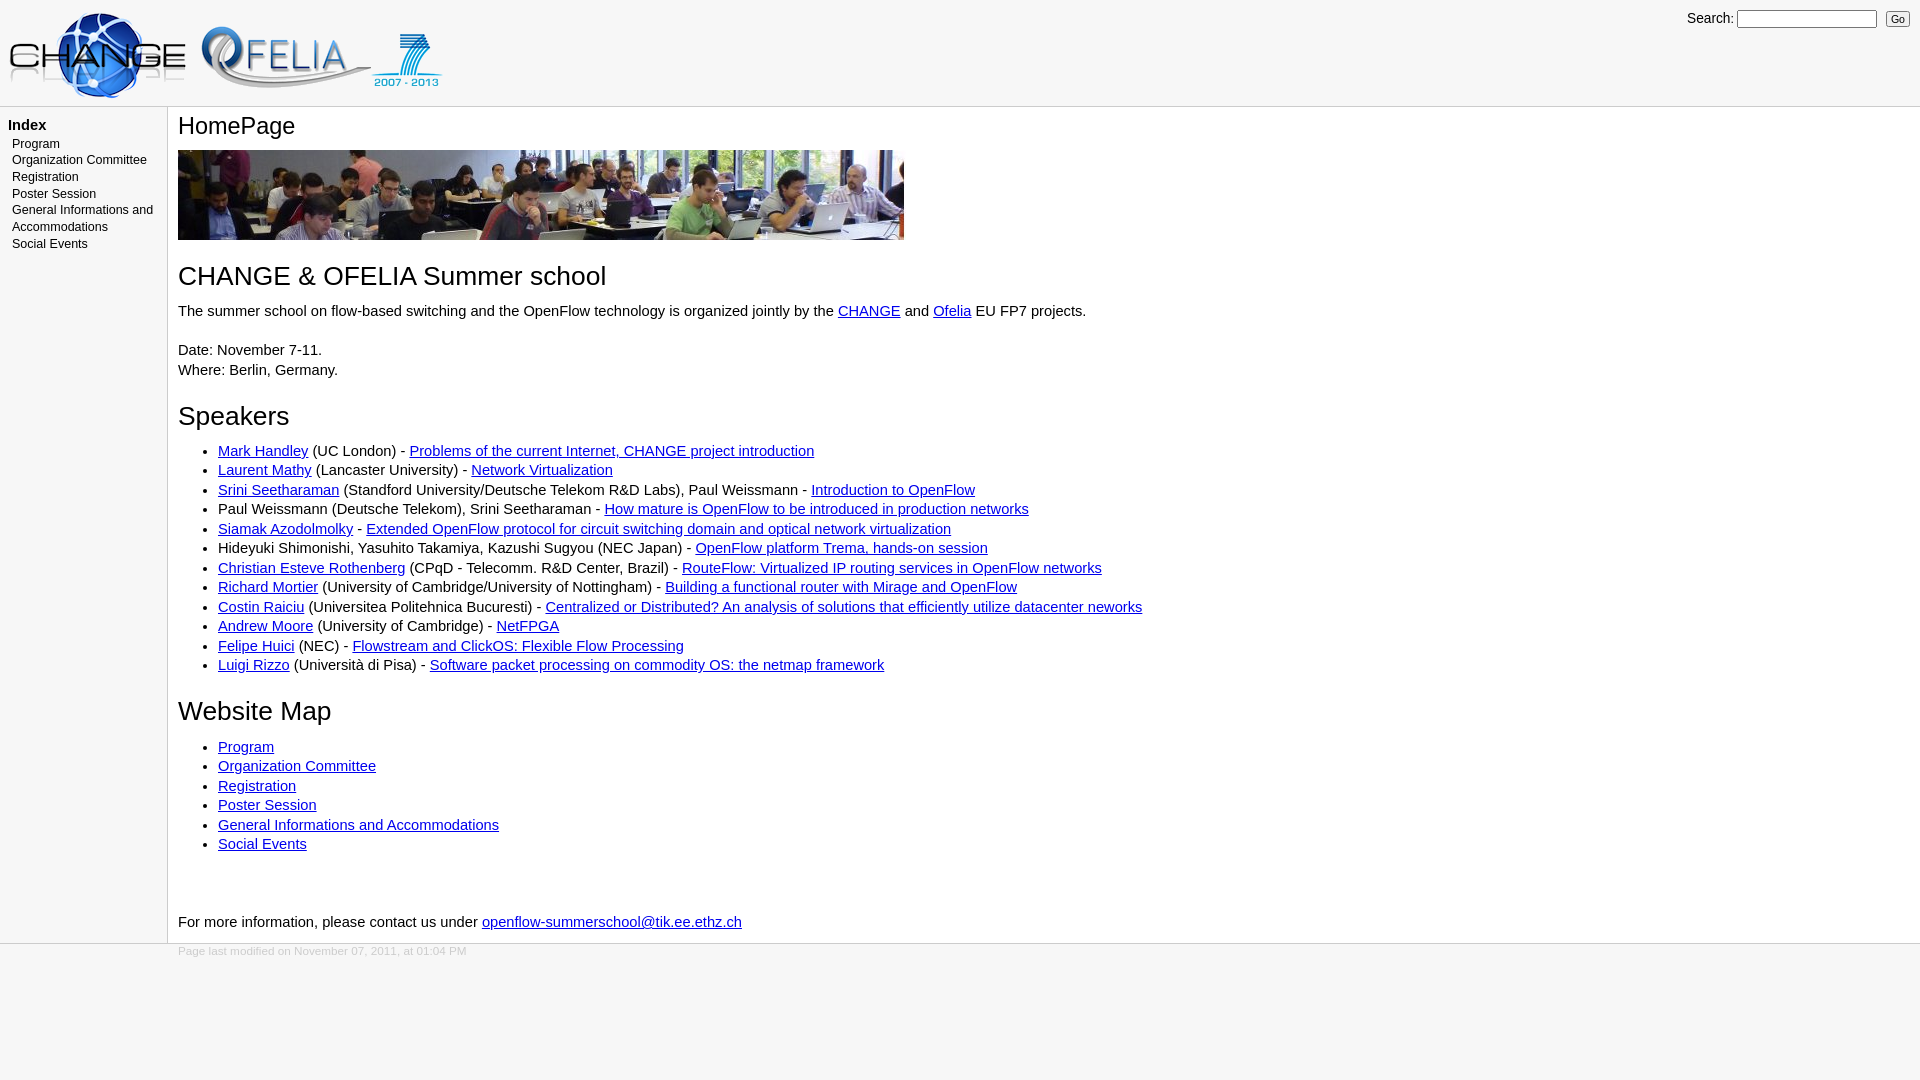 The height and width of the screenshot is (1080, 1920). I want to click on 'Laurent Mathy', so click(263, 470).